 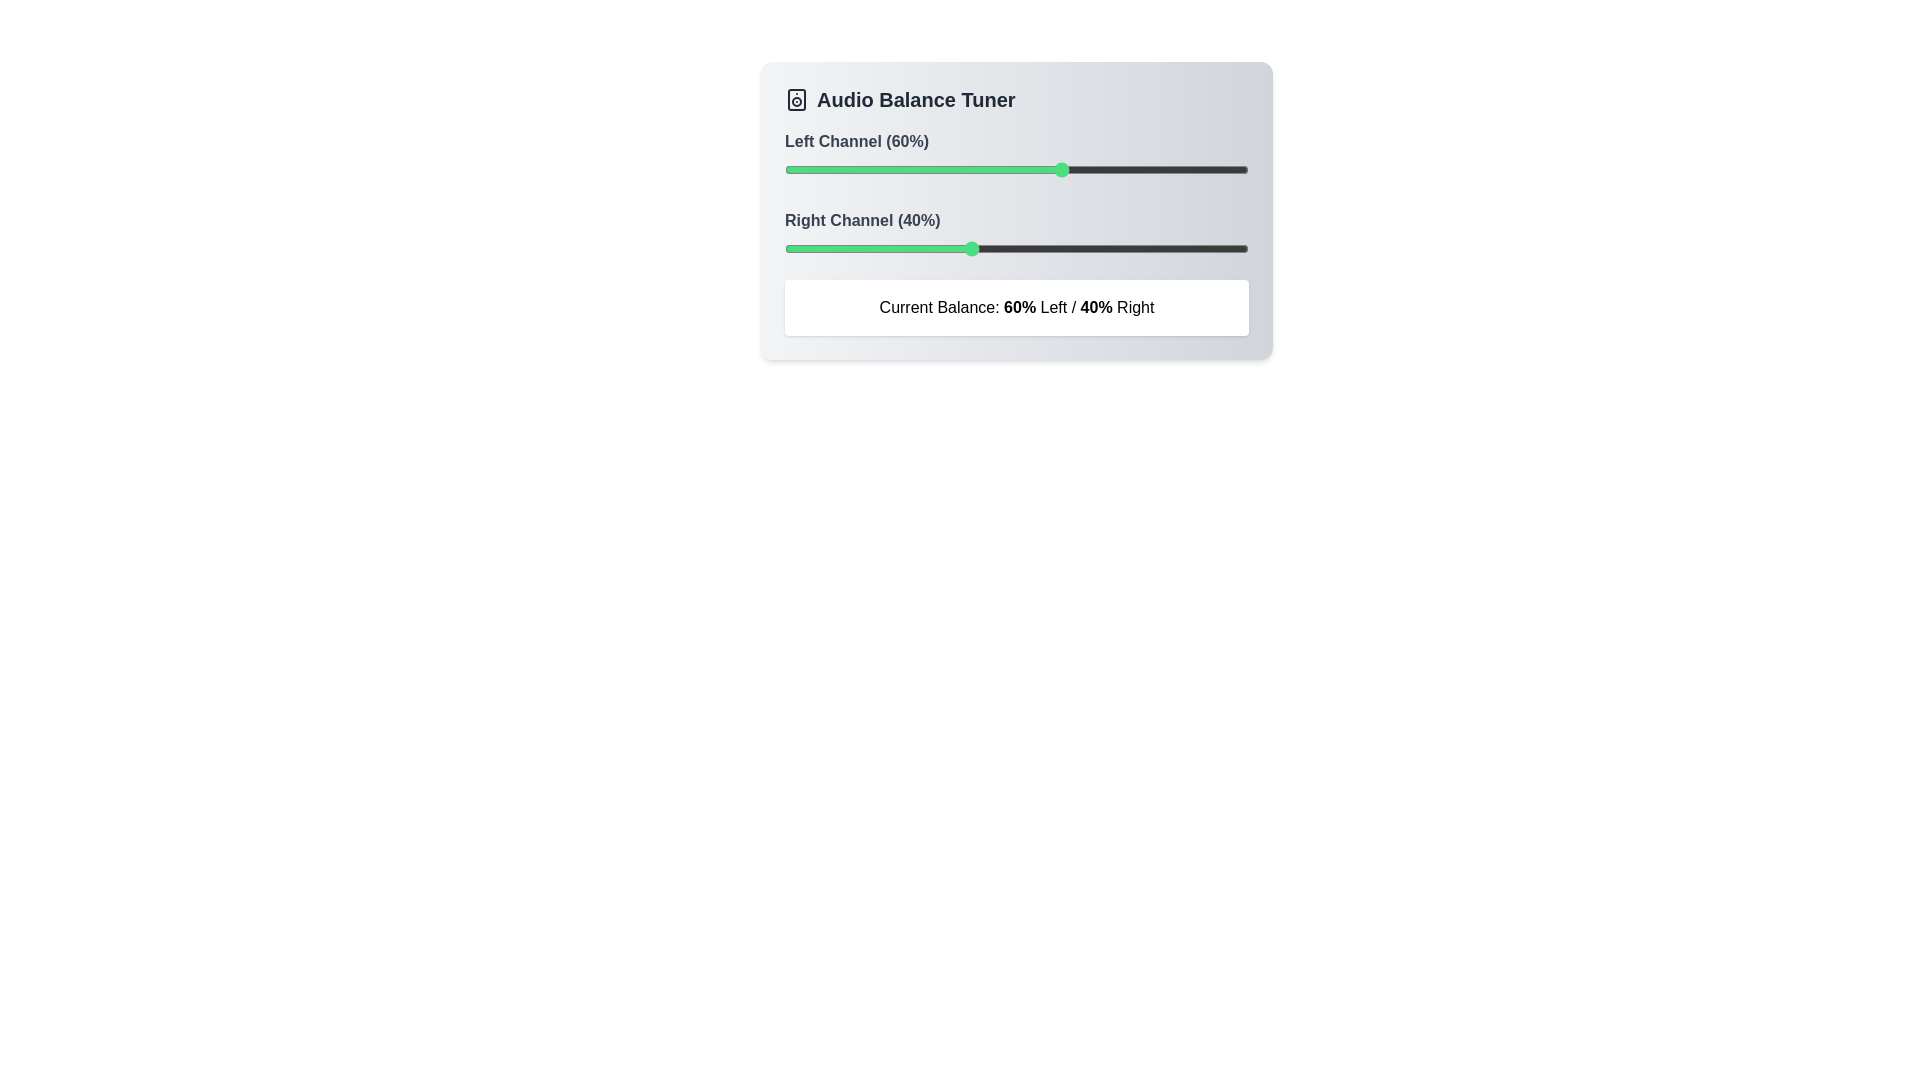 What do you see at coordinates (1132, 168) in the screenshot?
I see `the balance of the 0 channel to 75%` at bounding box center [1132, 168].